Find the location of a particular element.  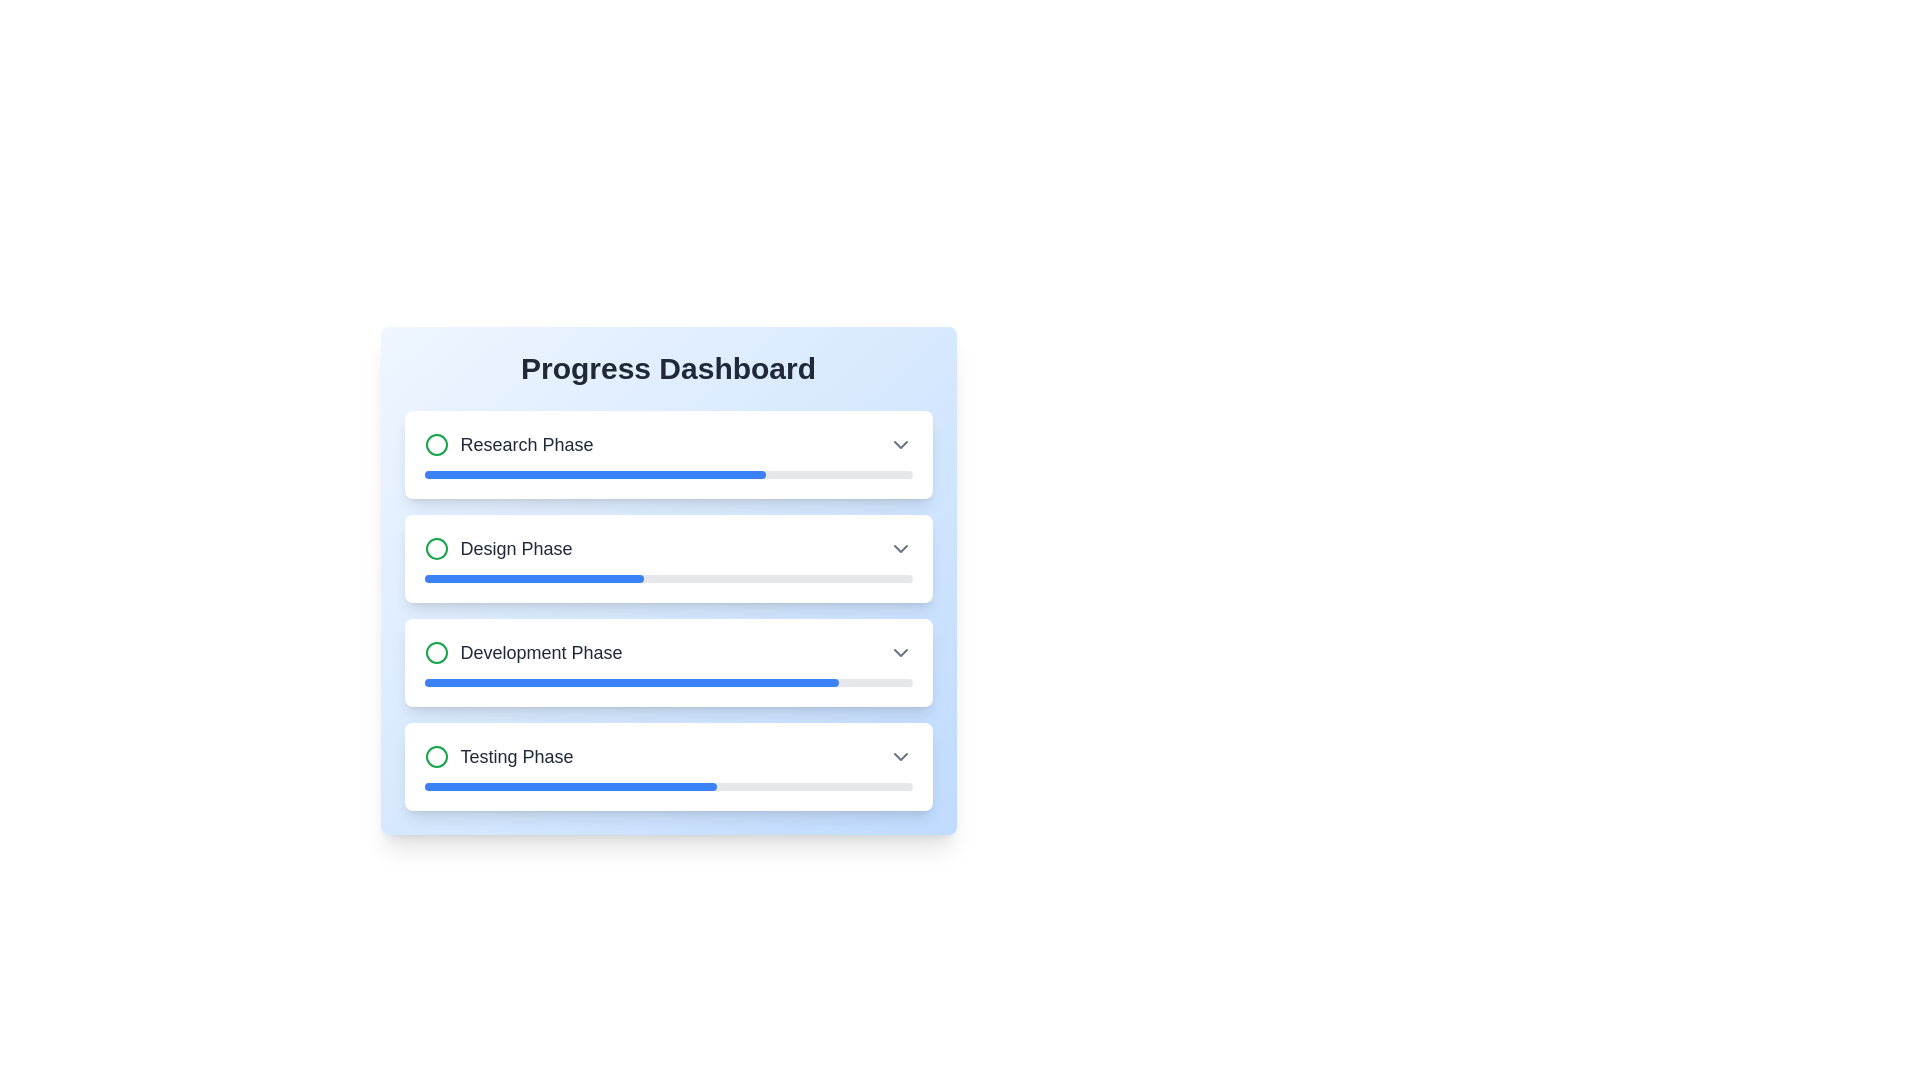

the Circle-shaped status indicator icon located to the left of the text 'Development Phase' in the progress dashboard is located at coordinates (435, 652).